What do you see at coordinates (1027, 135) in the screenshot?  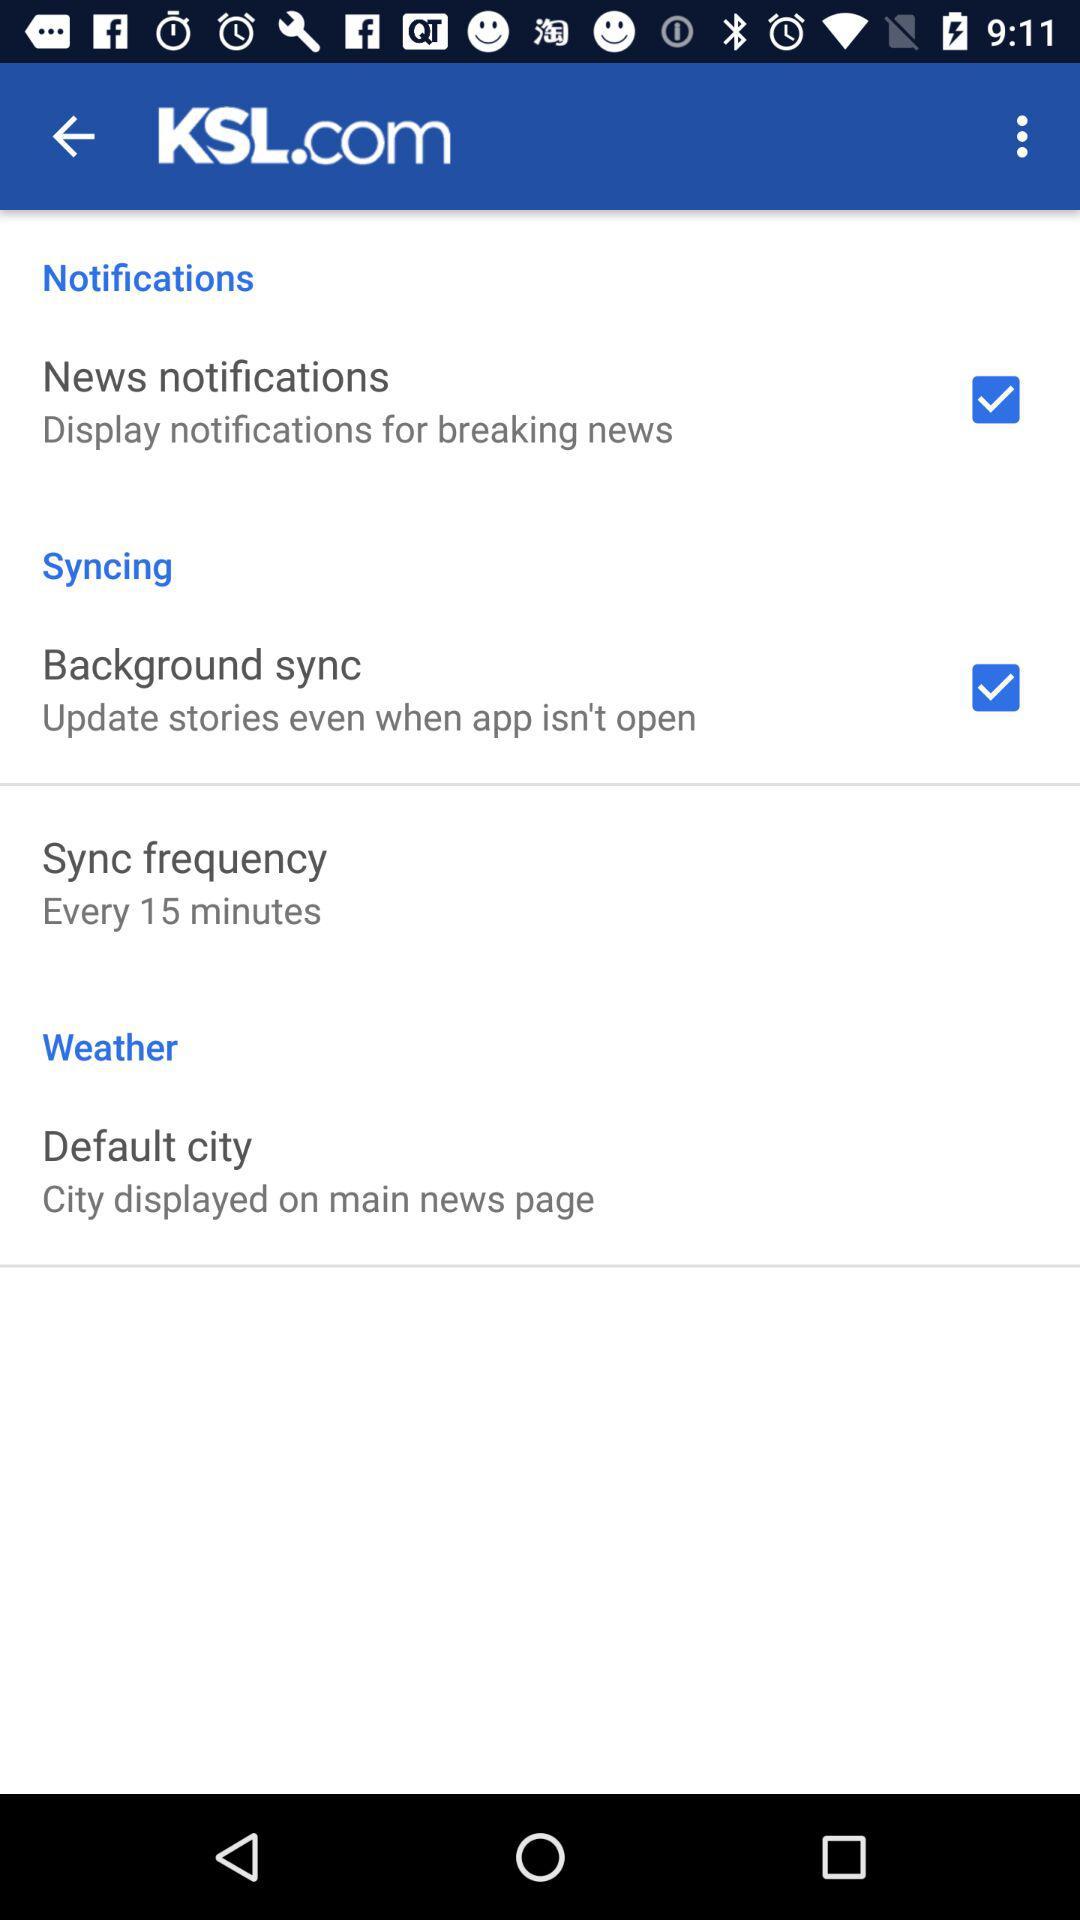 I see `the app above the notifications` at bounding box center [1027, 135].